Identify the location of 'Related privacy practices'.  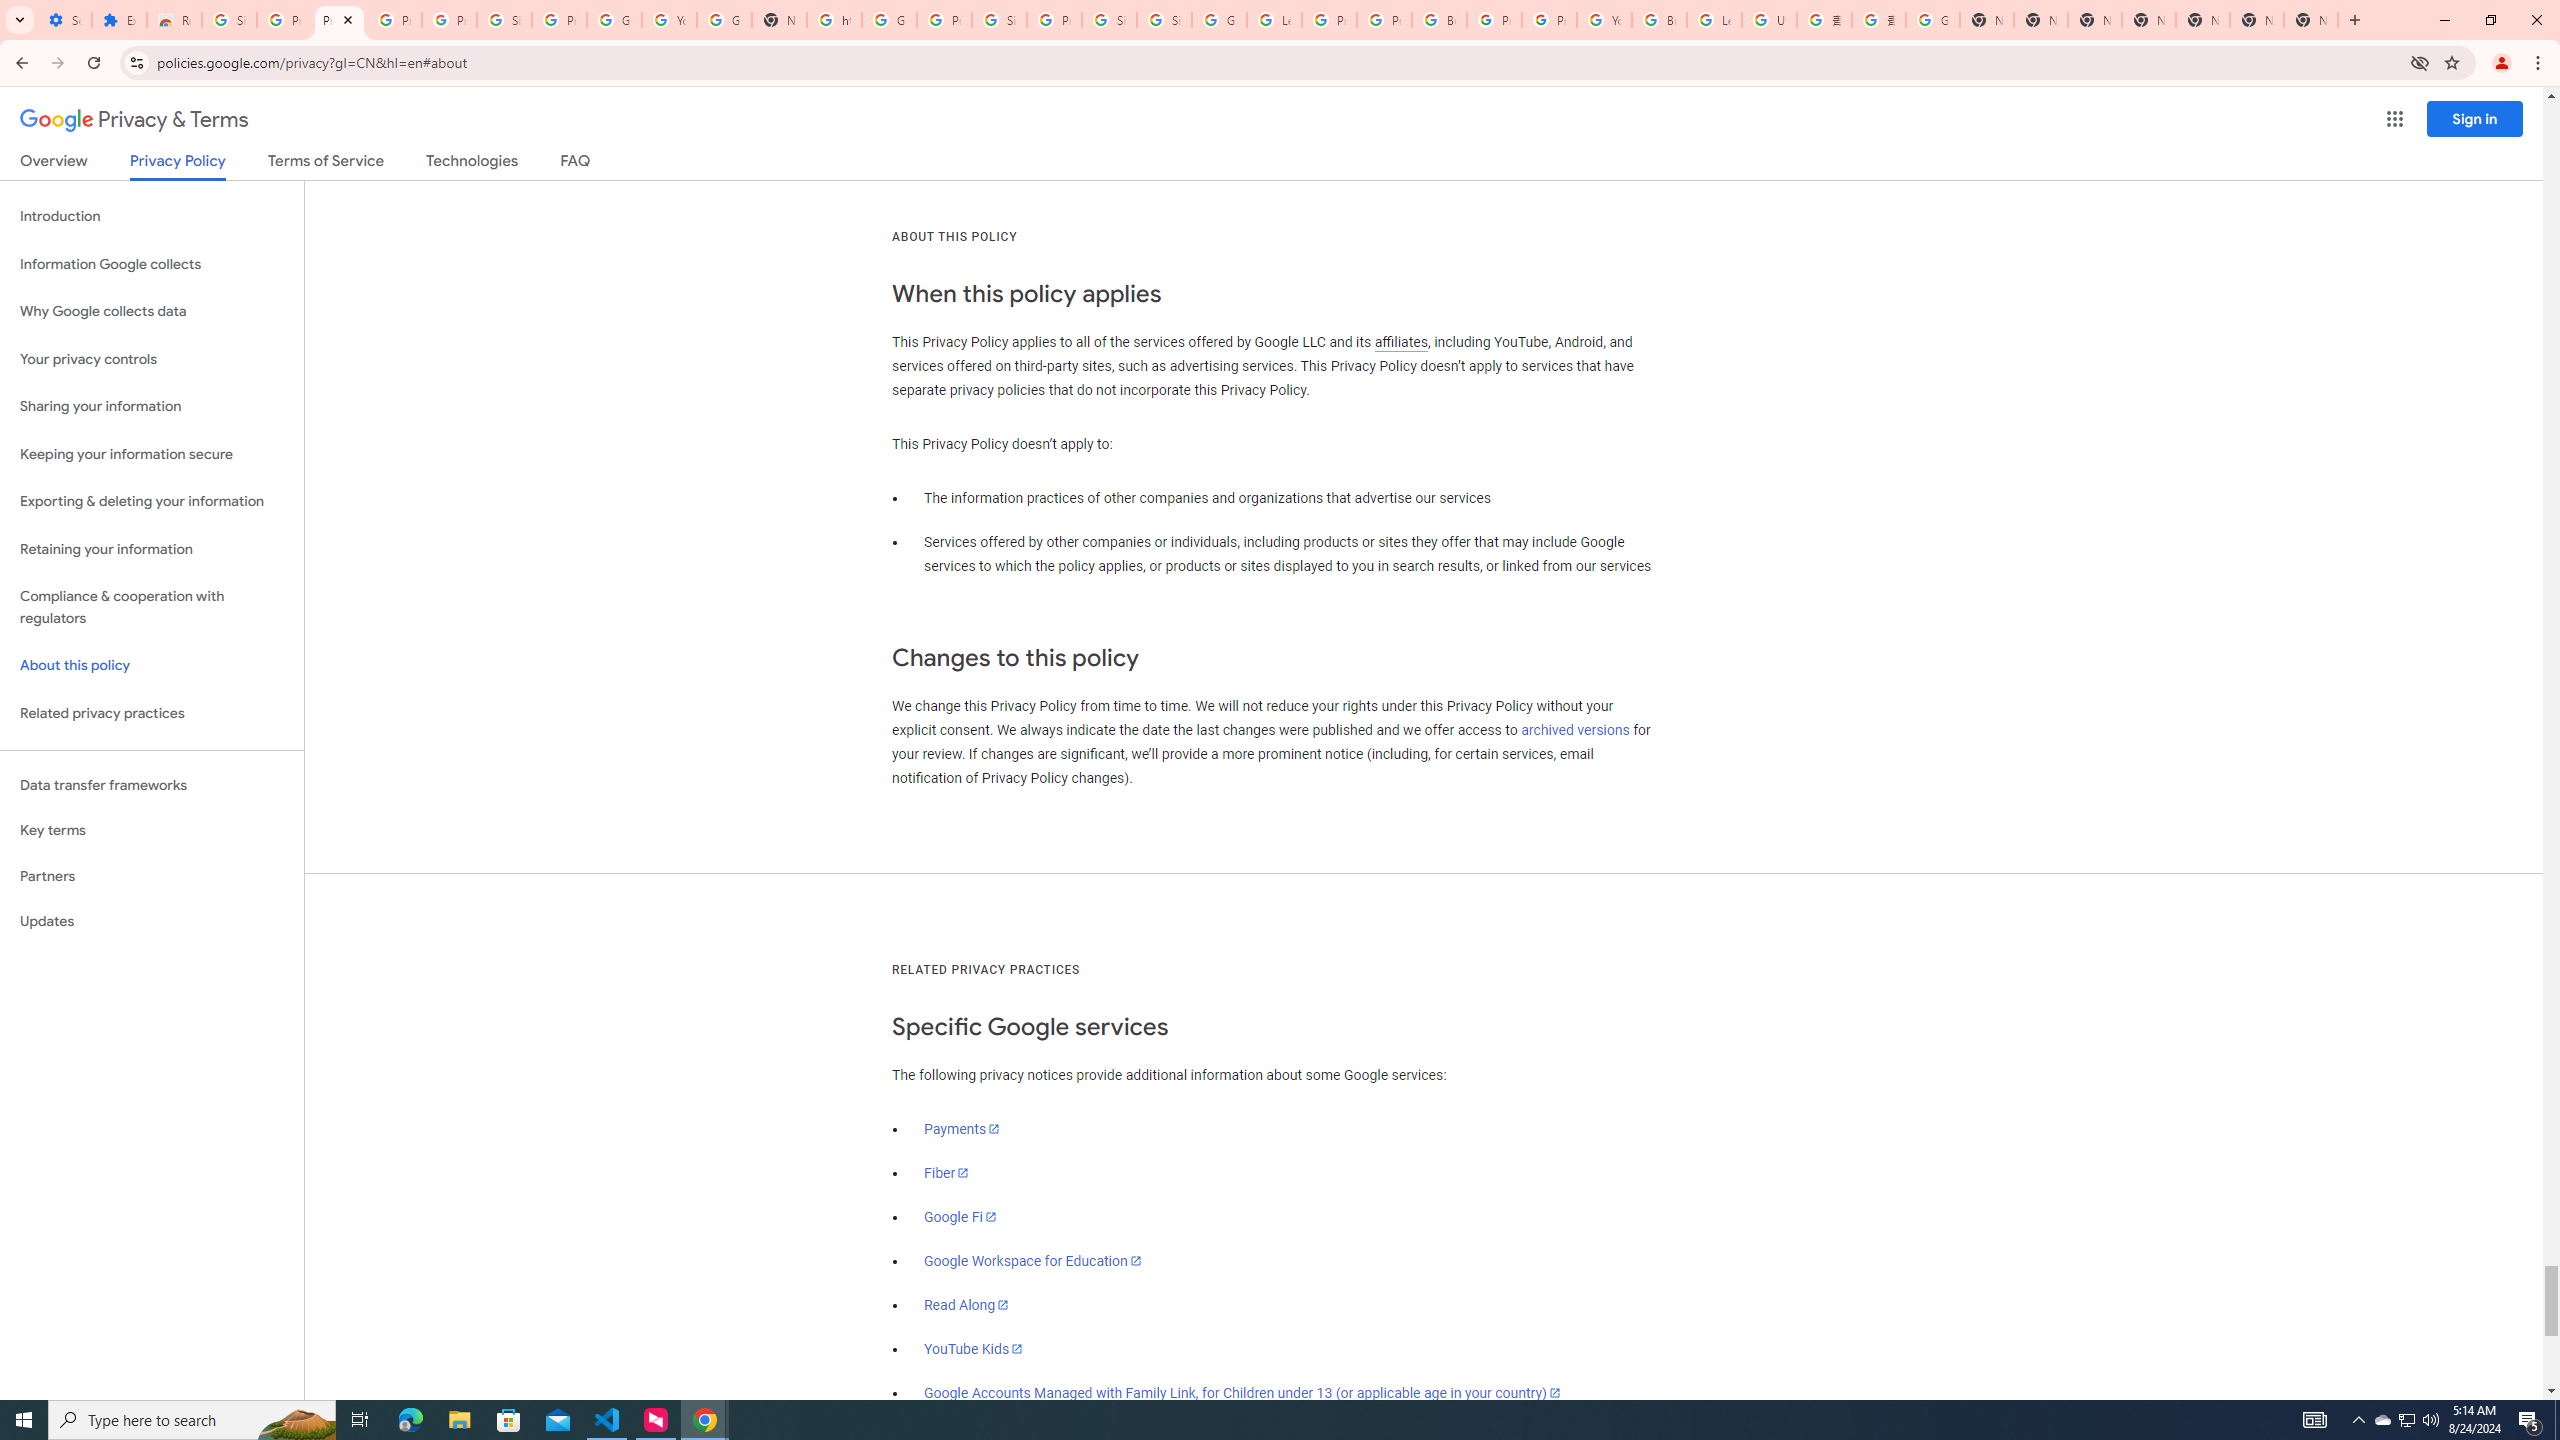
(151, 712).